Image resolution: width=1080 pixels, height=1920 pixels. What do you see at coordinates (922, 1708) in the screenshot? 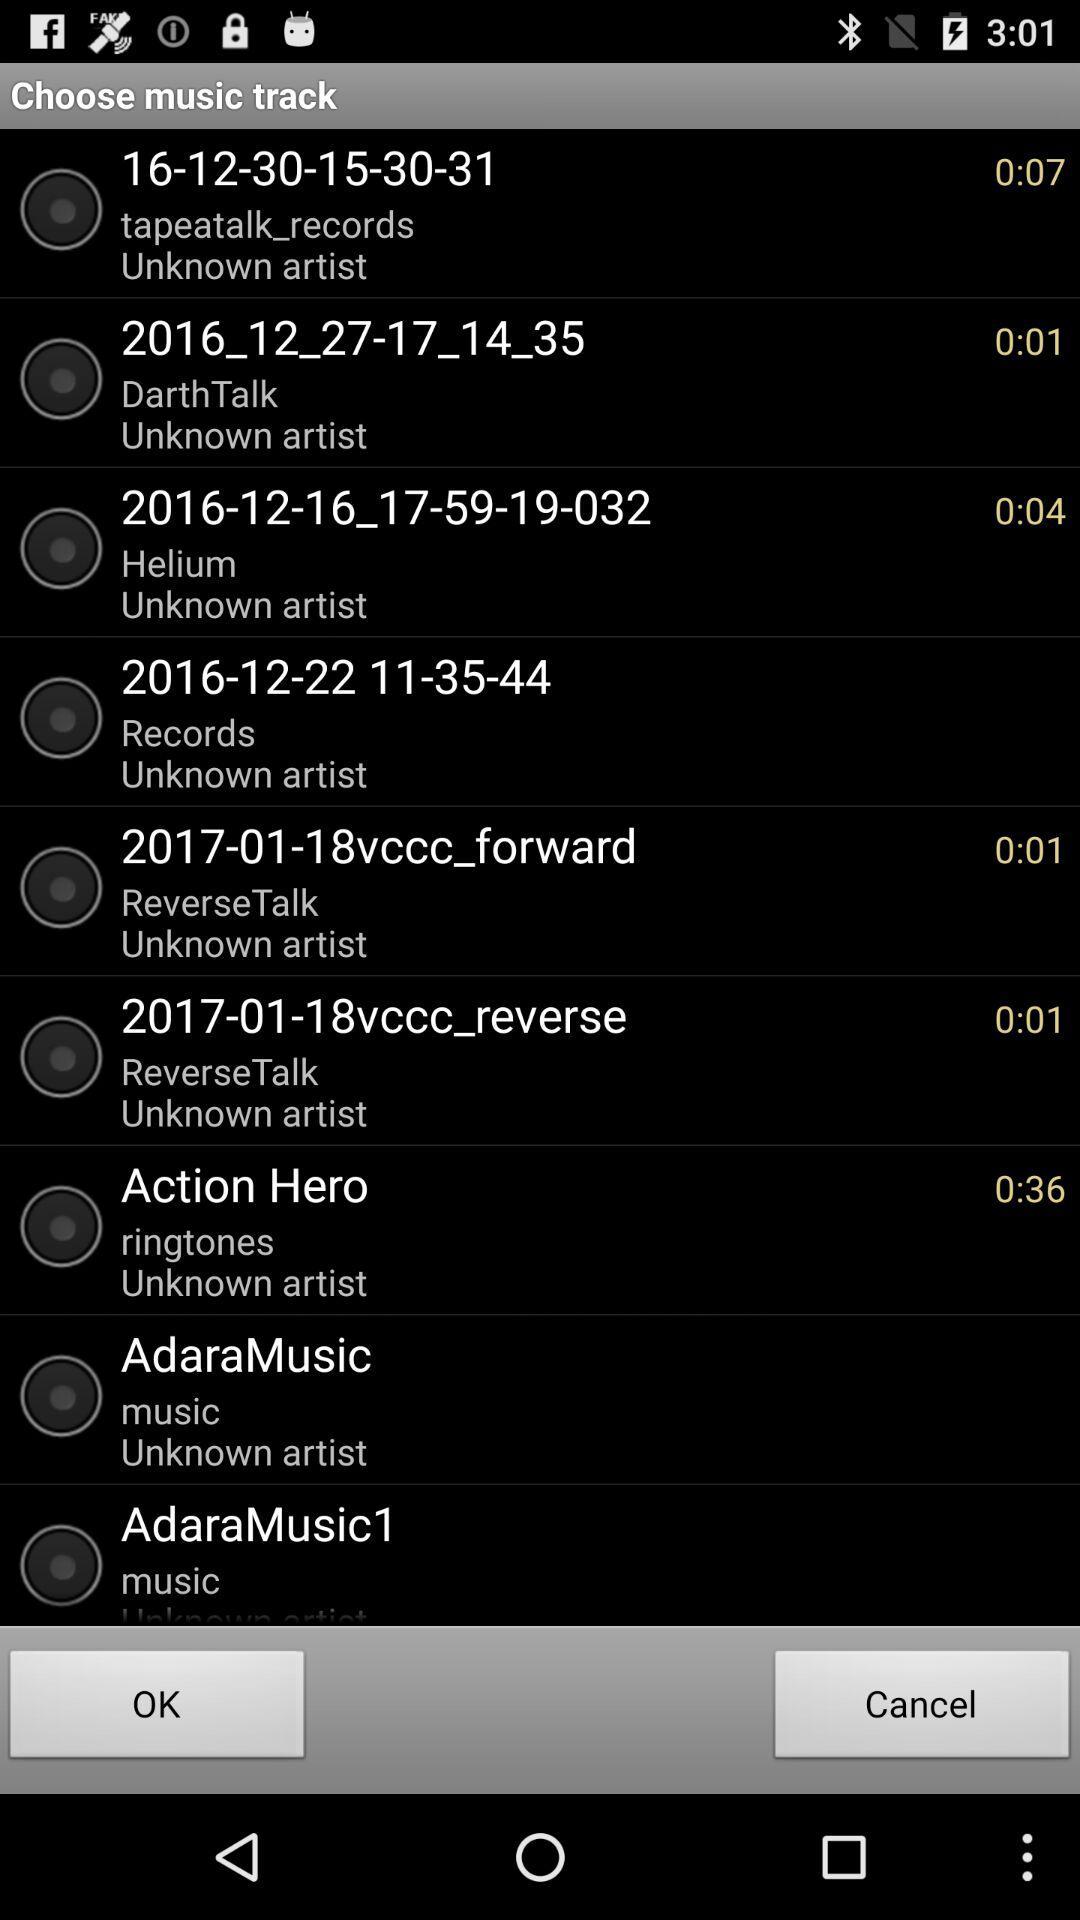
I see `the icon next to the ok button` at bounding box center [922, 1708].